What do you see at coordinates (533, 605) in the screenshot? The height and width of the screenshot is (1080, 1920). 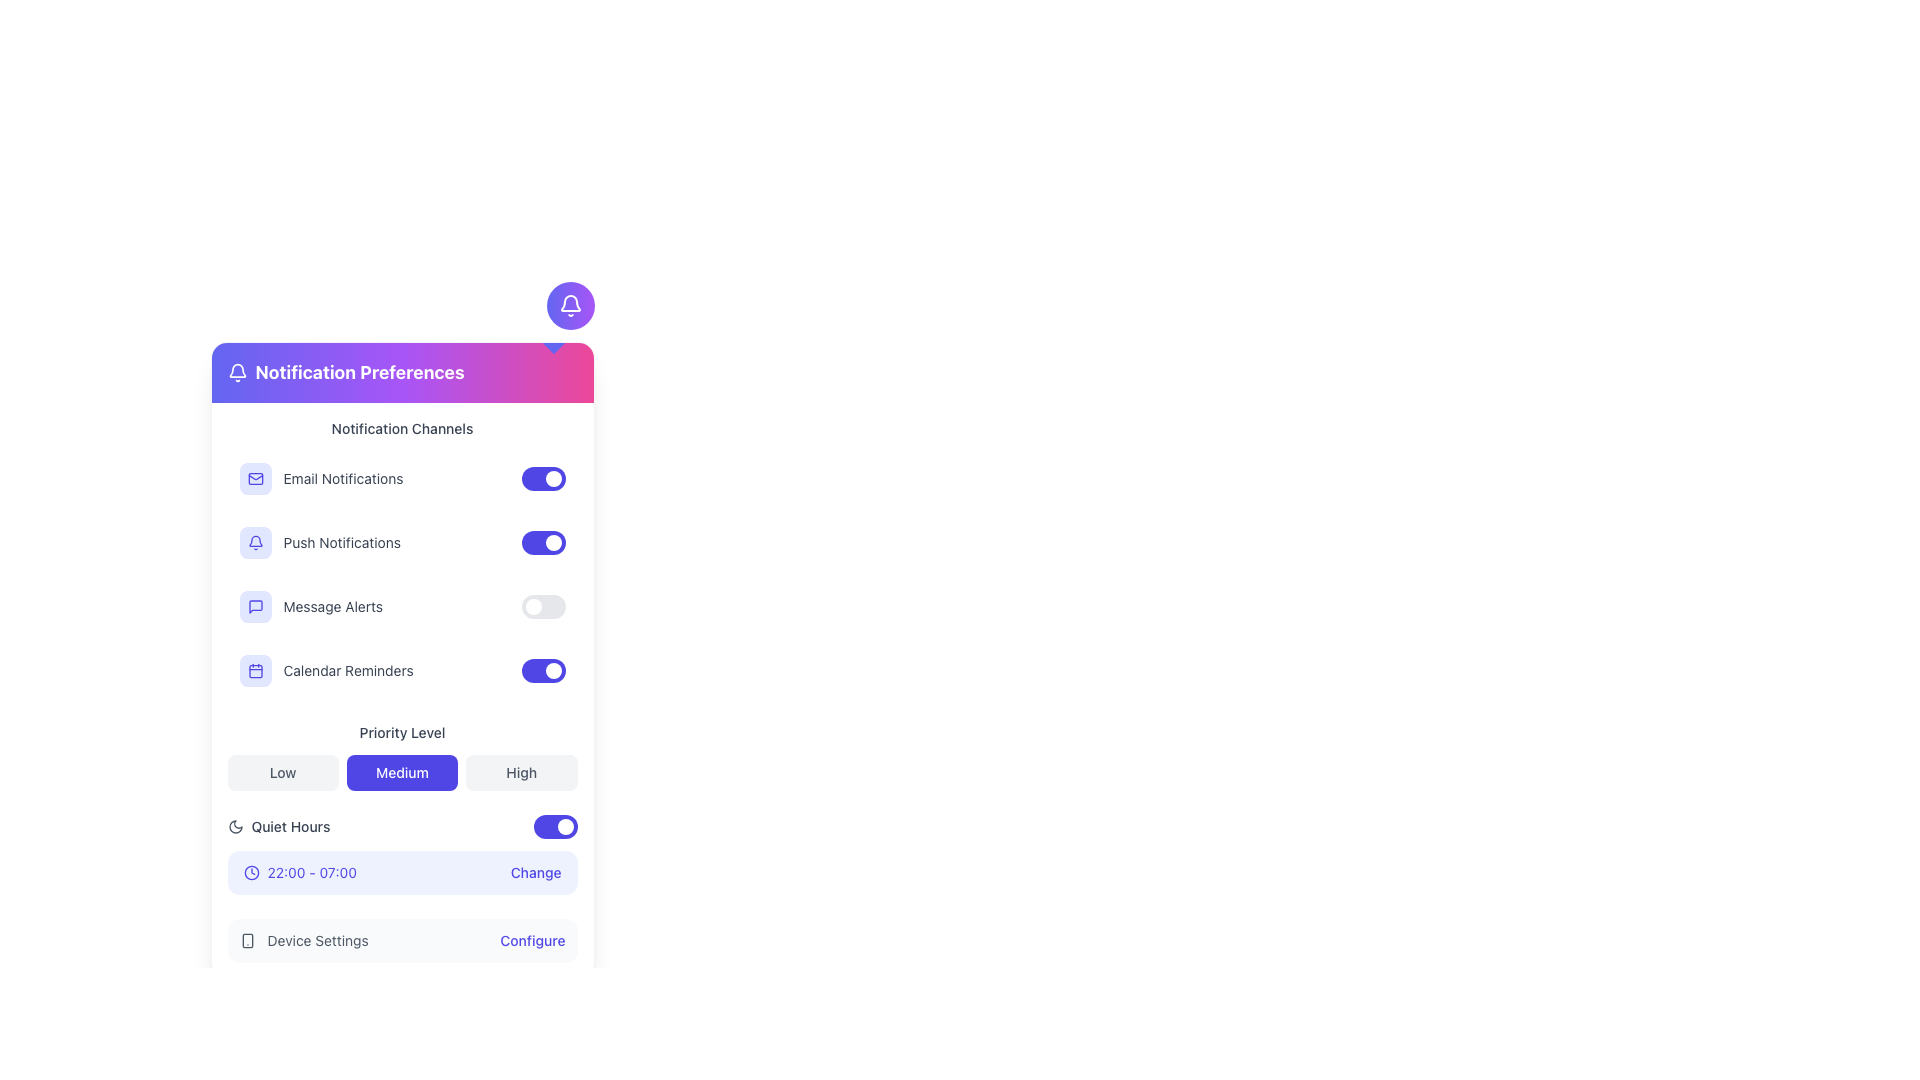 I see `the toggle switch knob for 'Message Alerts', located in the third row under 'Notification Channels' in the 'Notification Preferences' section` at bounding box center [533, 605].